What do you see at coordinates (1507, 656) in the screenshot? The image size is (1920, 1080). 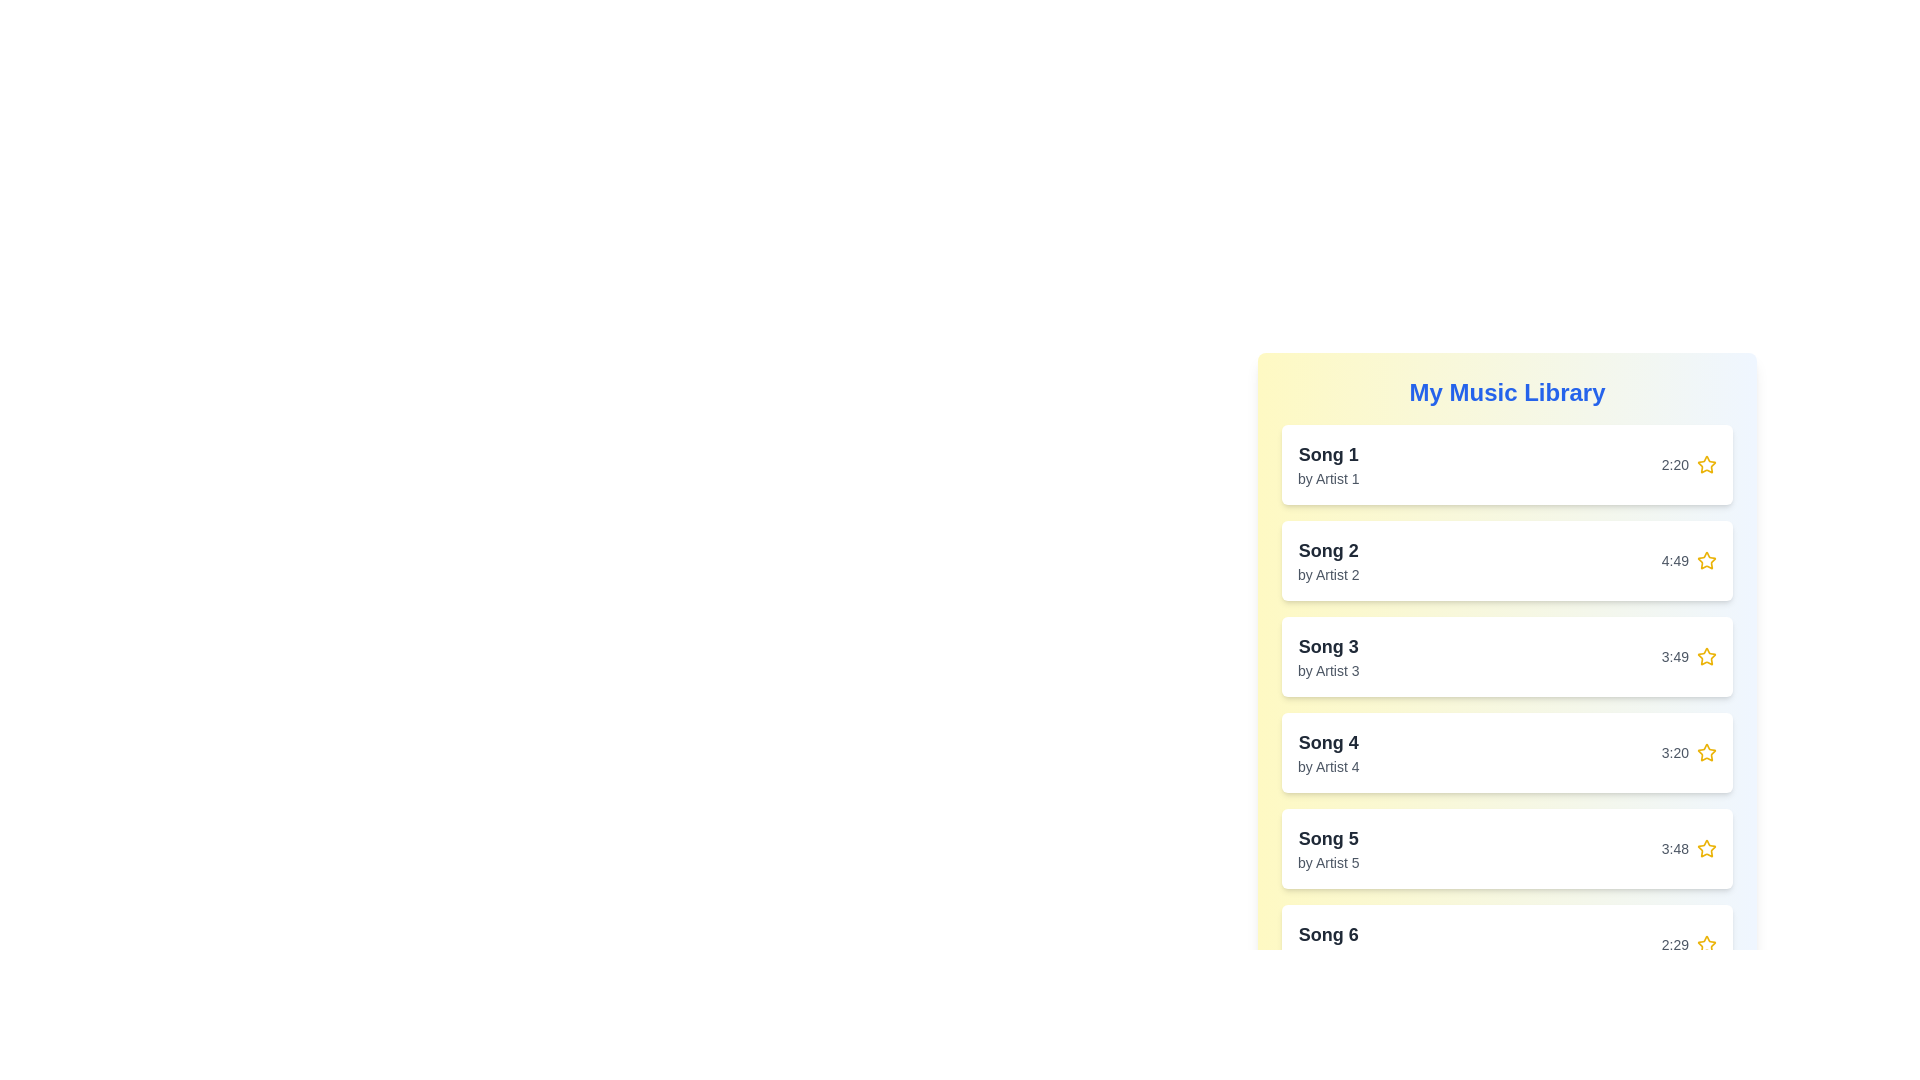 I see `the third List Item Card in the music library` at bounding box center [1507, 656].